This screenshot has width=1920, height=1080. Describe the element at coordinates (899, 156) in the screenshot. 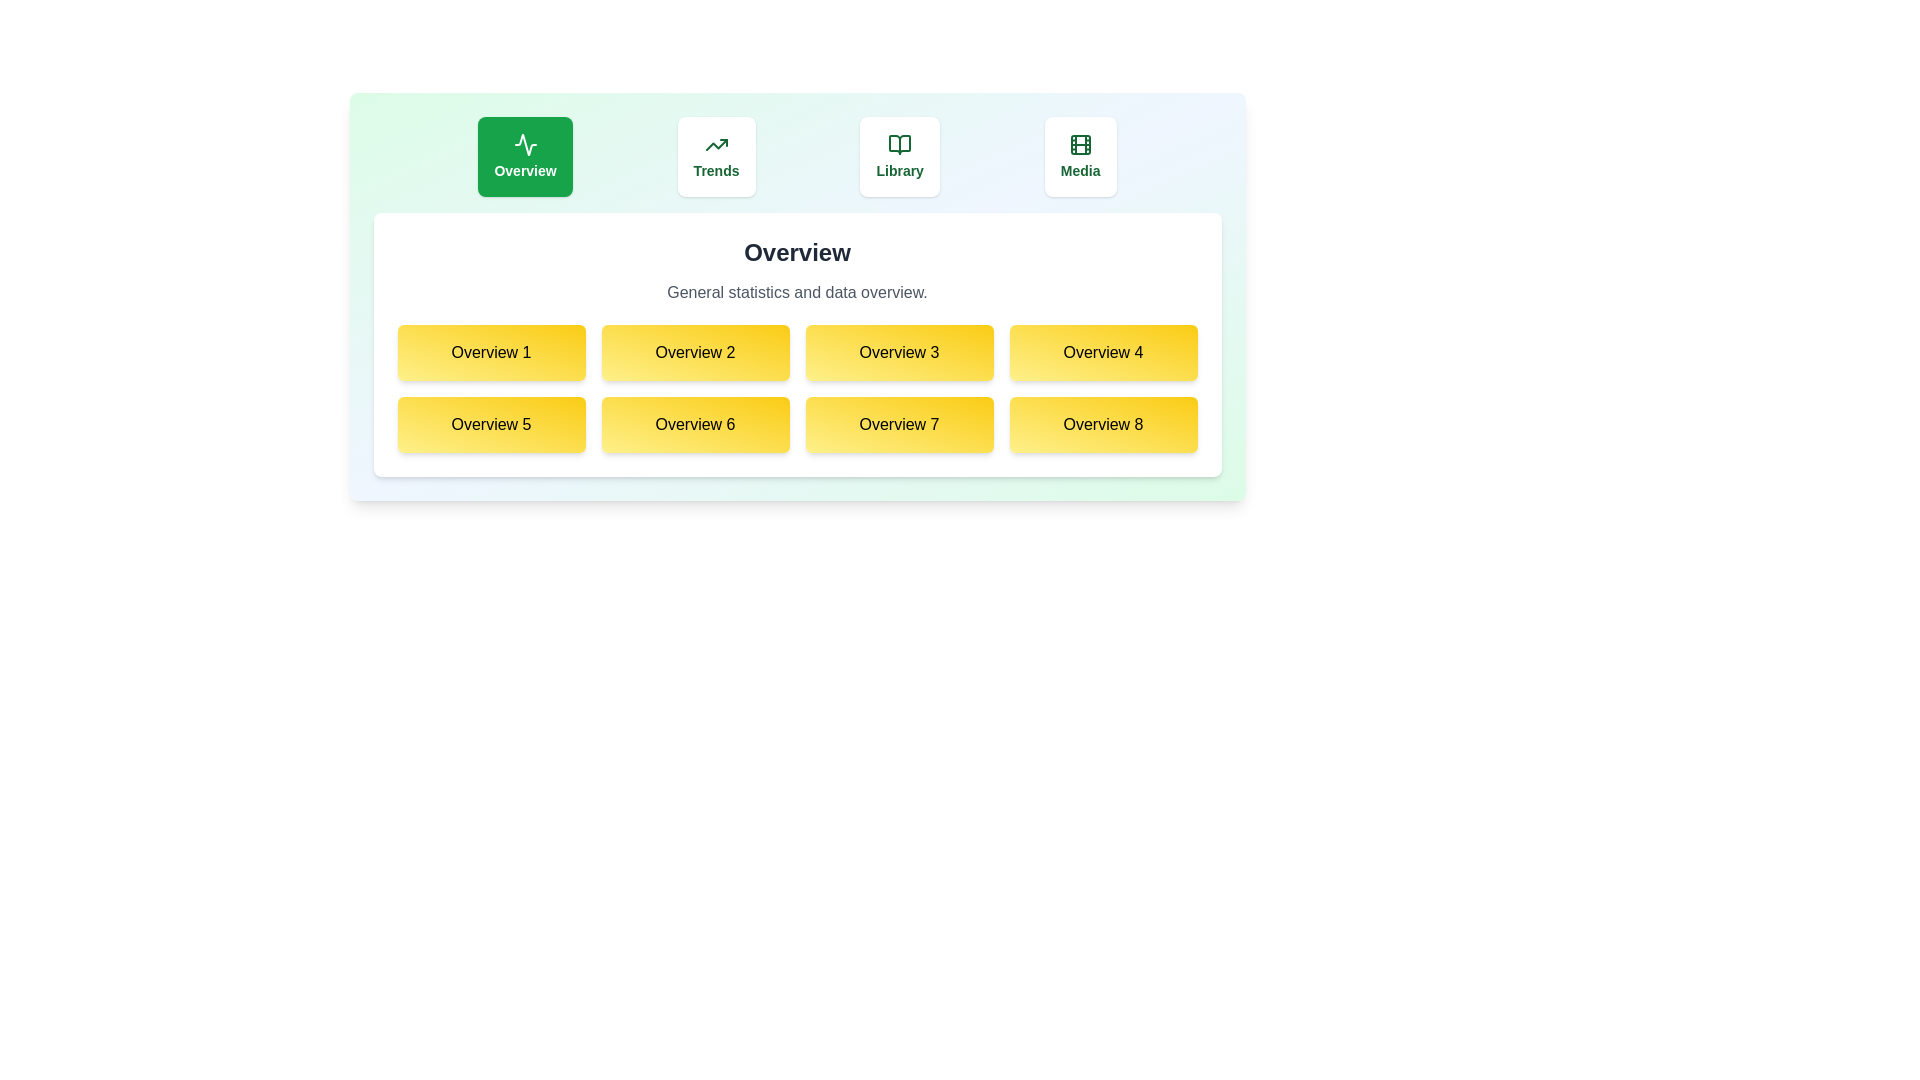

I see `the Library tab by clicking on it` at that location.